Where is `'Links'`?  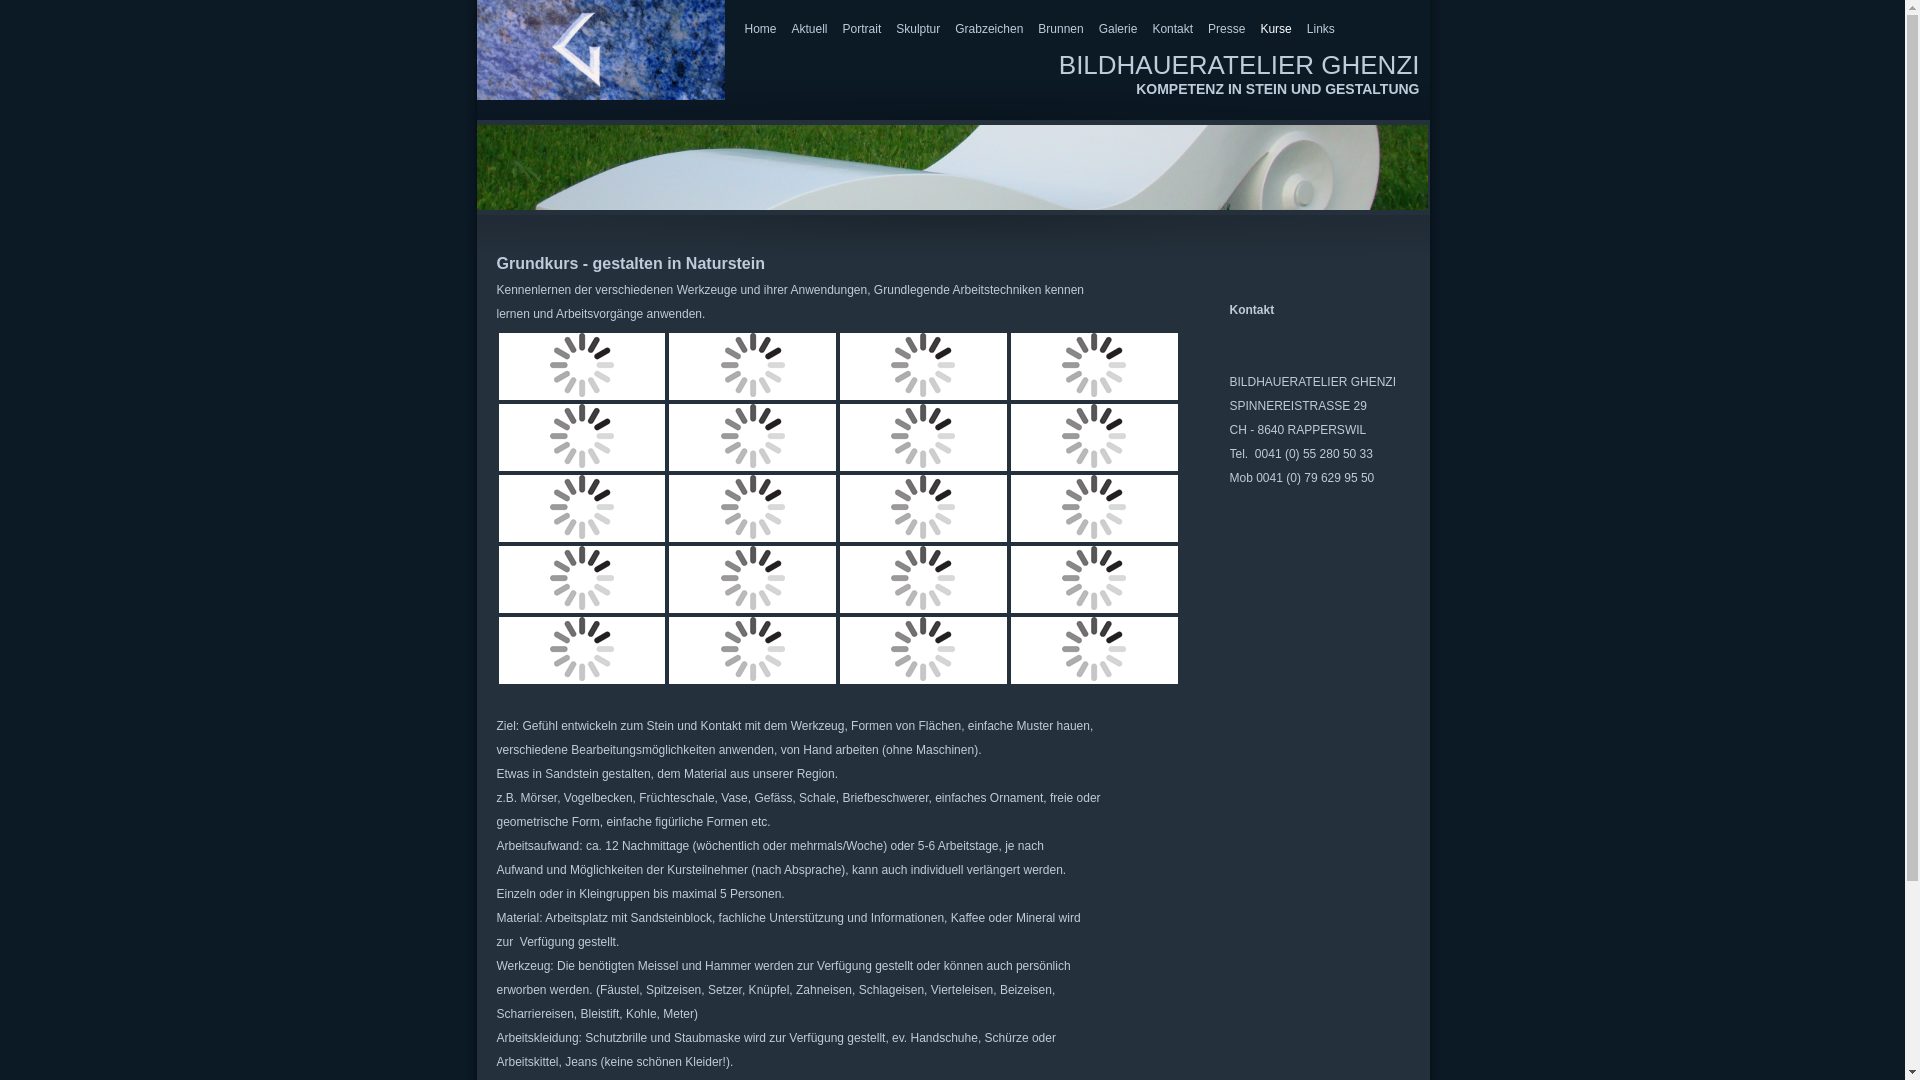 'Links' is located at coordinates (1306, 29).